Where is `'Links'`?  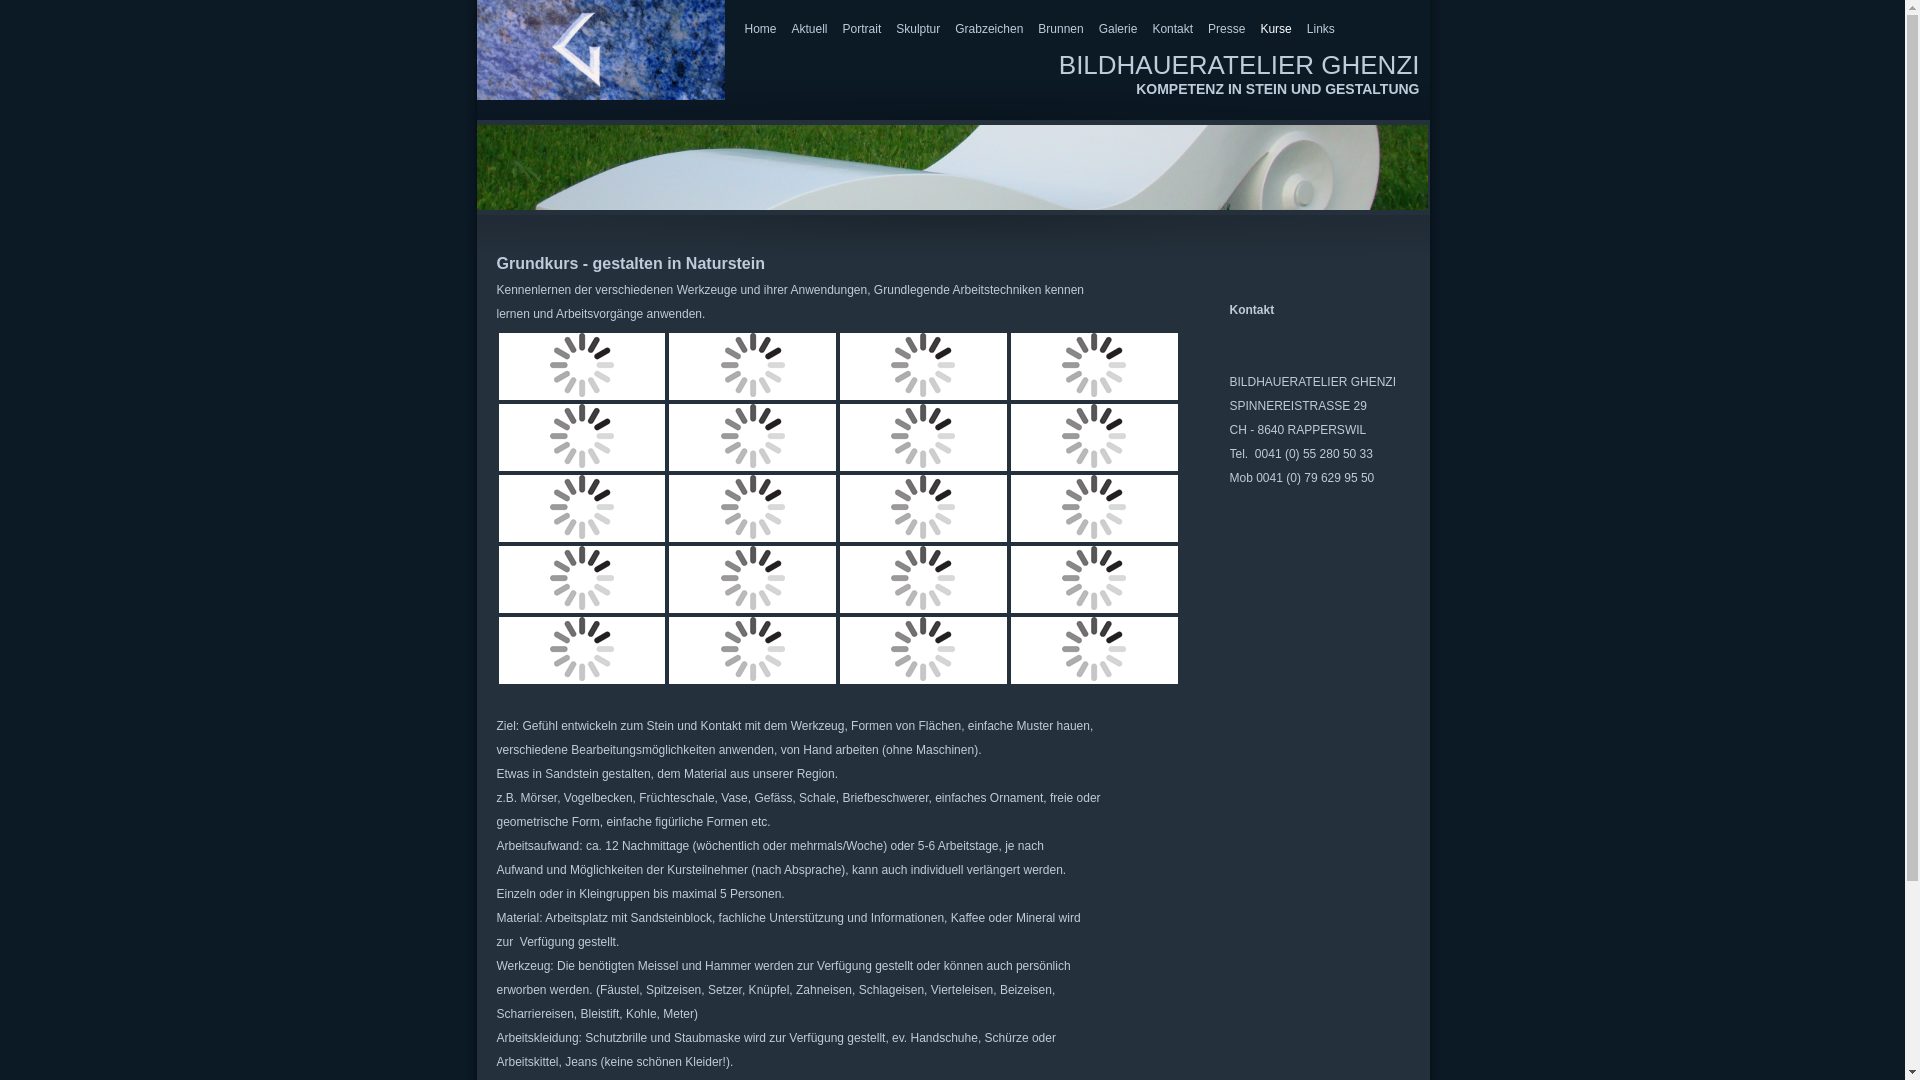 'Links' is located at coordinates (1306, 29).